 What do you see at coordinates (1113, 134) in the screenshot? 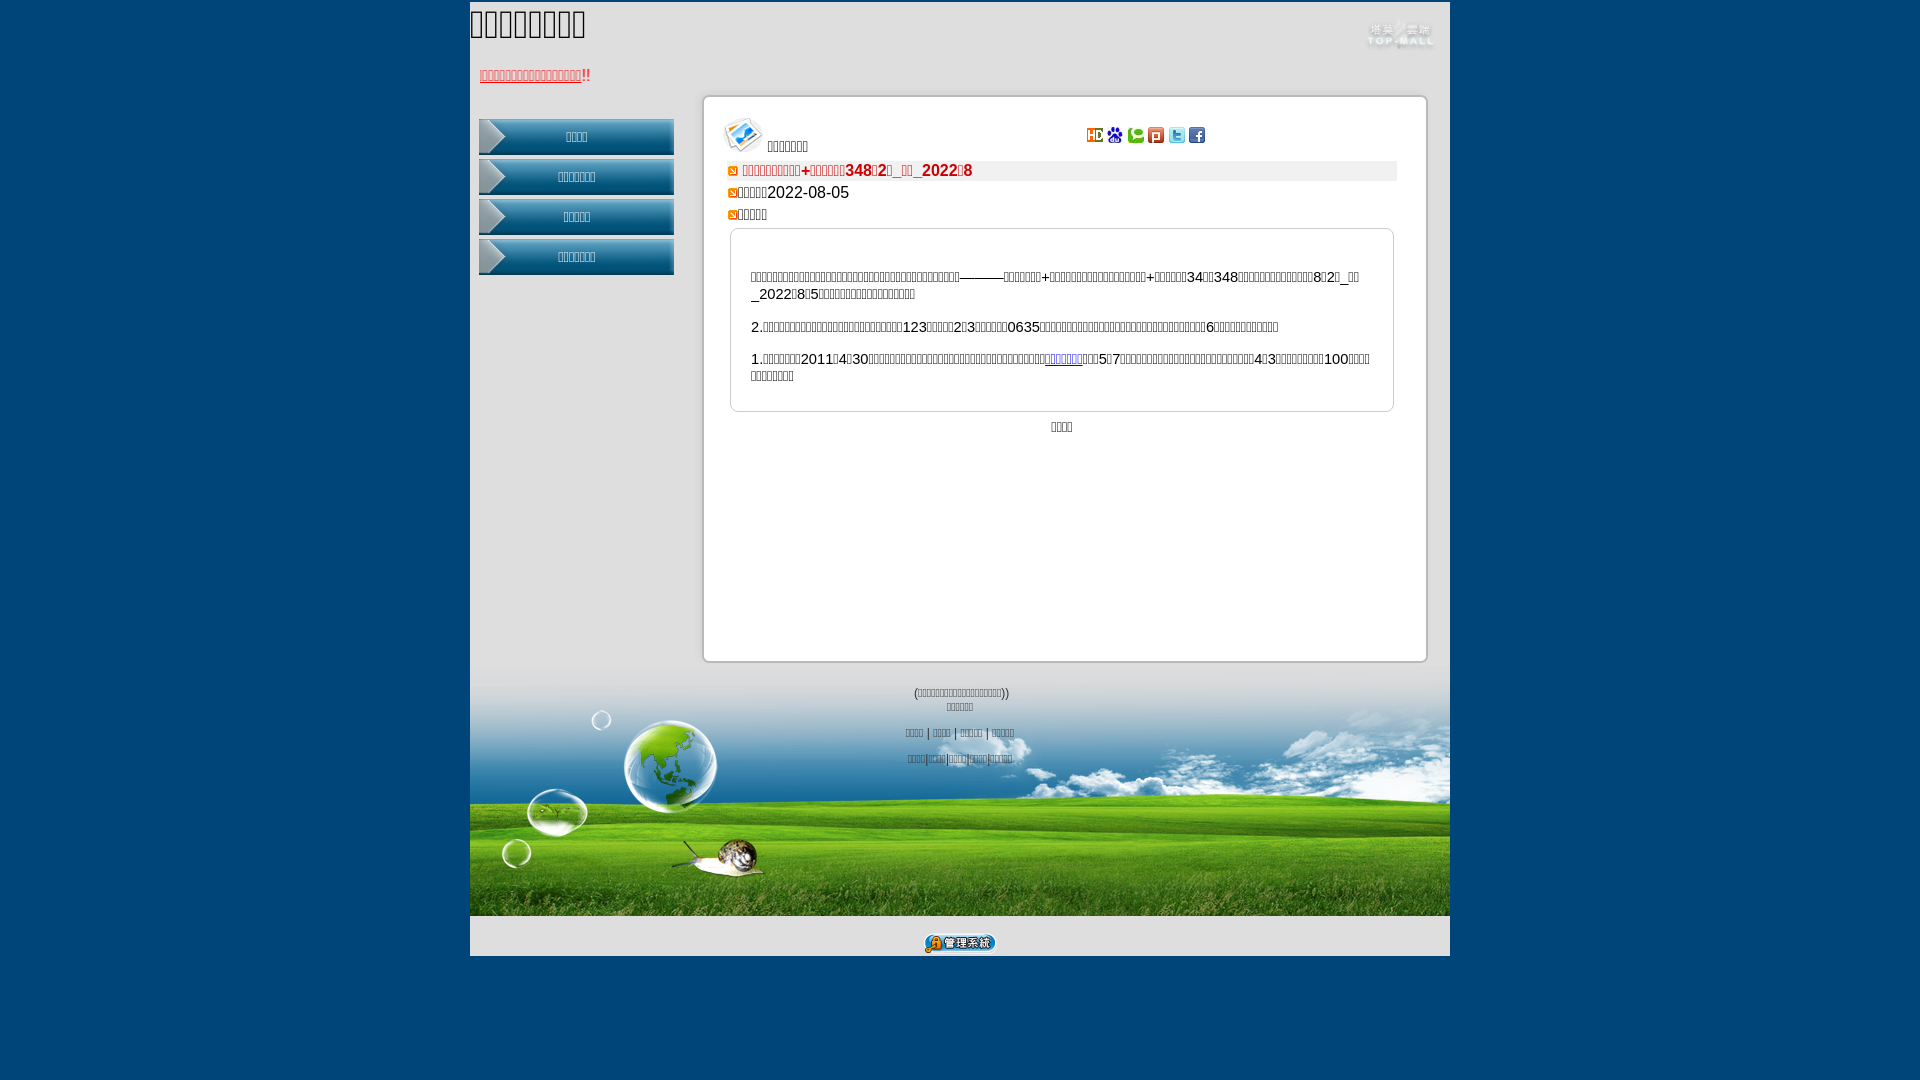
I see `'Baidu'` at bounding box center [1113, 134].